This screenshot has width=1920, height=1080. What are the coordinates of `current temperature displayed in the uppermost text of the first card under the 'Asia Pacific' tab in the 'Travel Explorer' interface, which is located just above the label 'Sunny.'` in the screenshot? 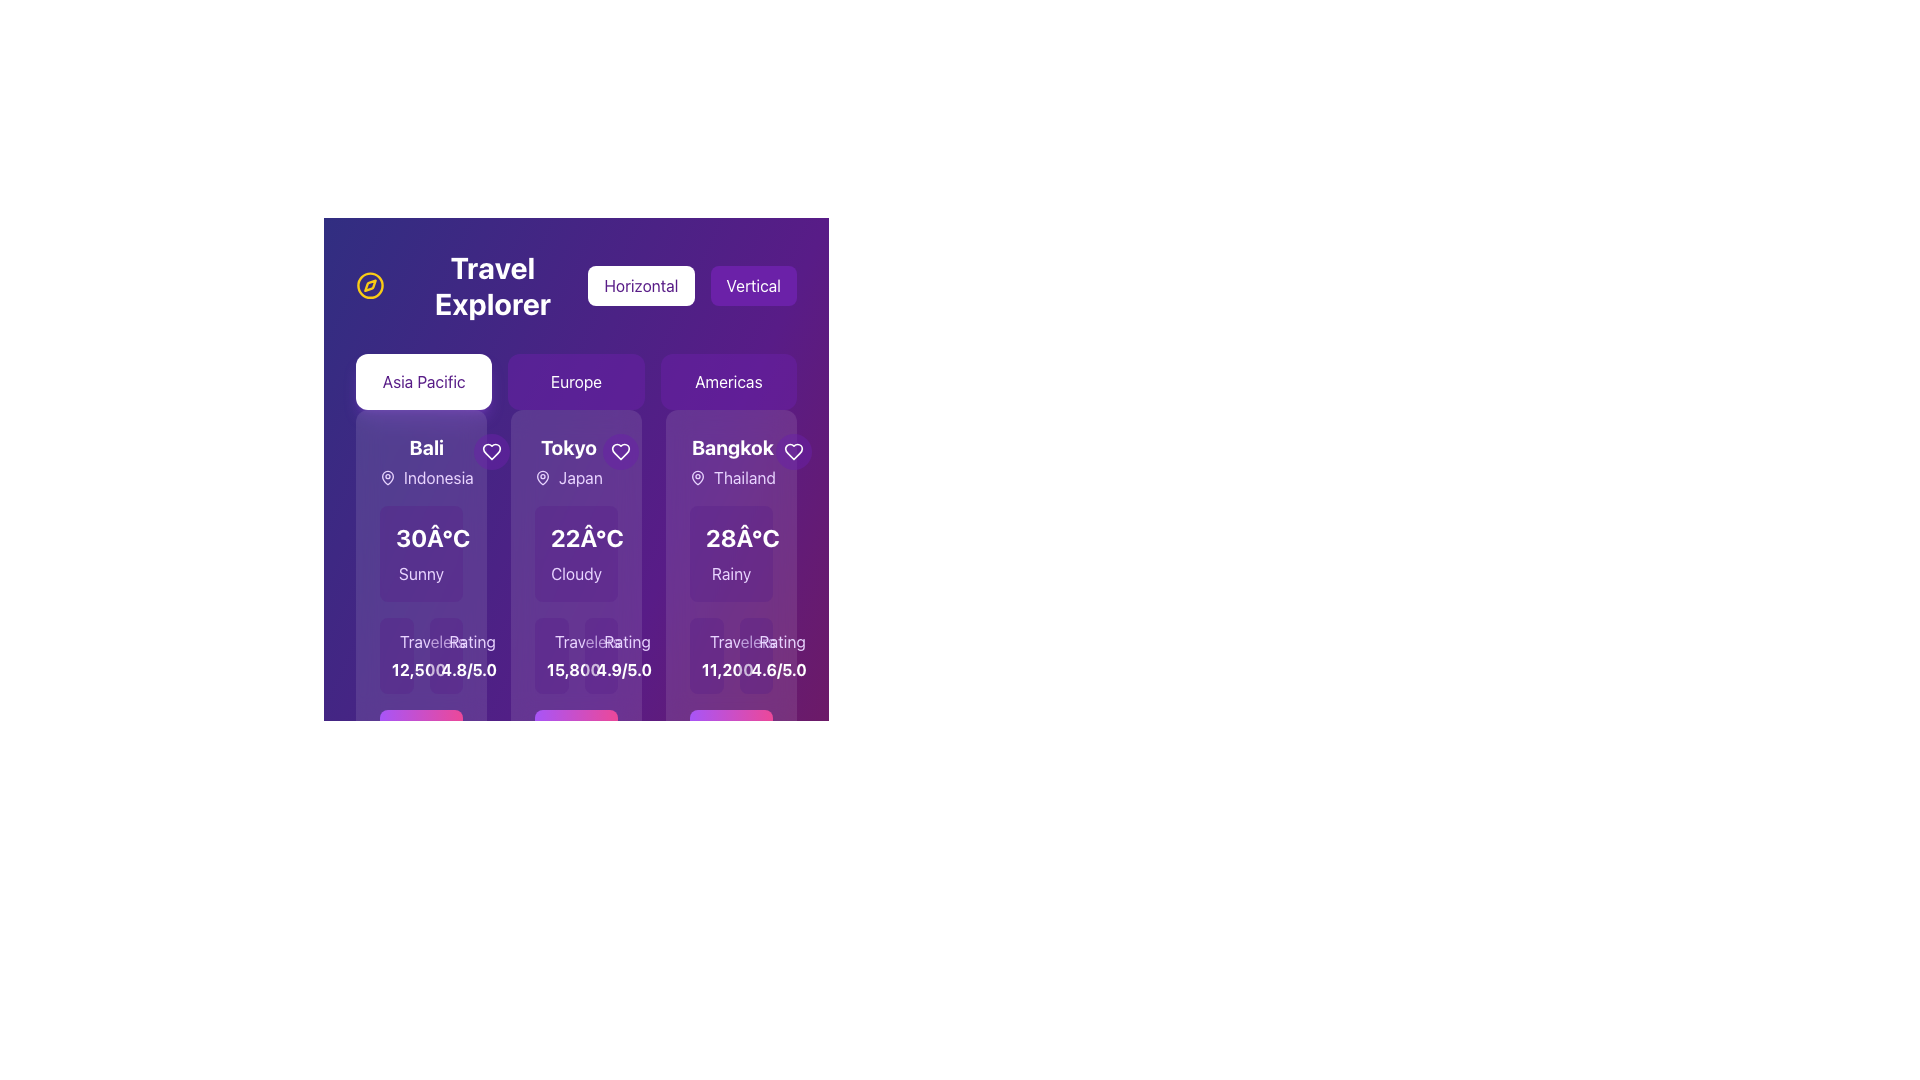 It's located at (420, 536).